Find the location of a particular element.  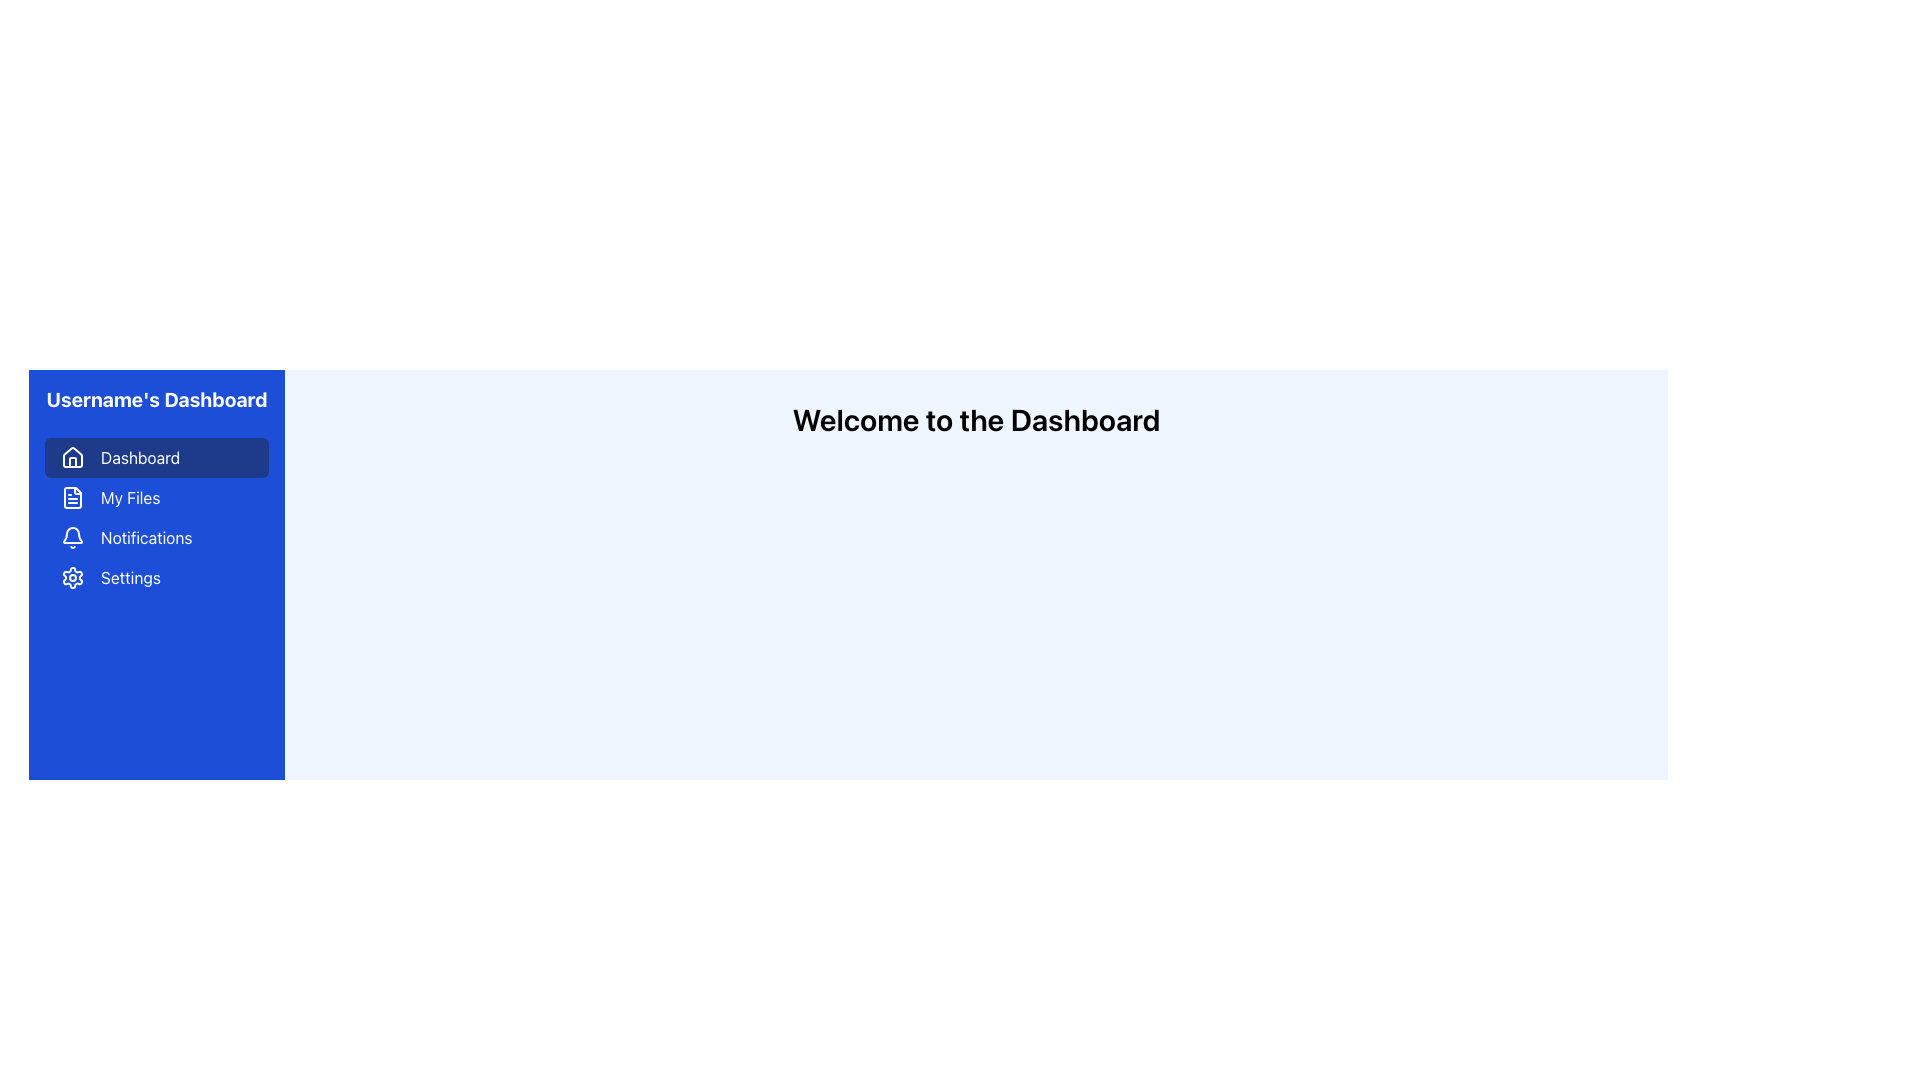

the 'My Files' navigation button located in the sidebar menu, positioned below the 'Dashboard' button and above the 'Notifications' button, to redirect to the corresponding section is located at coordinates (156, 496).